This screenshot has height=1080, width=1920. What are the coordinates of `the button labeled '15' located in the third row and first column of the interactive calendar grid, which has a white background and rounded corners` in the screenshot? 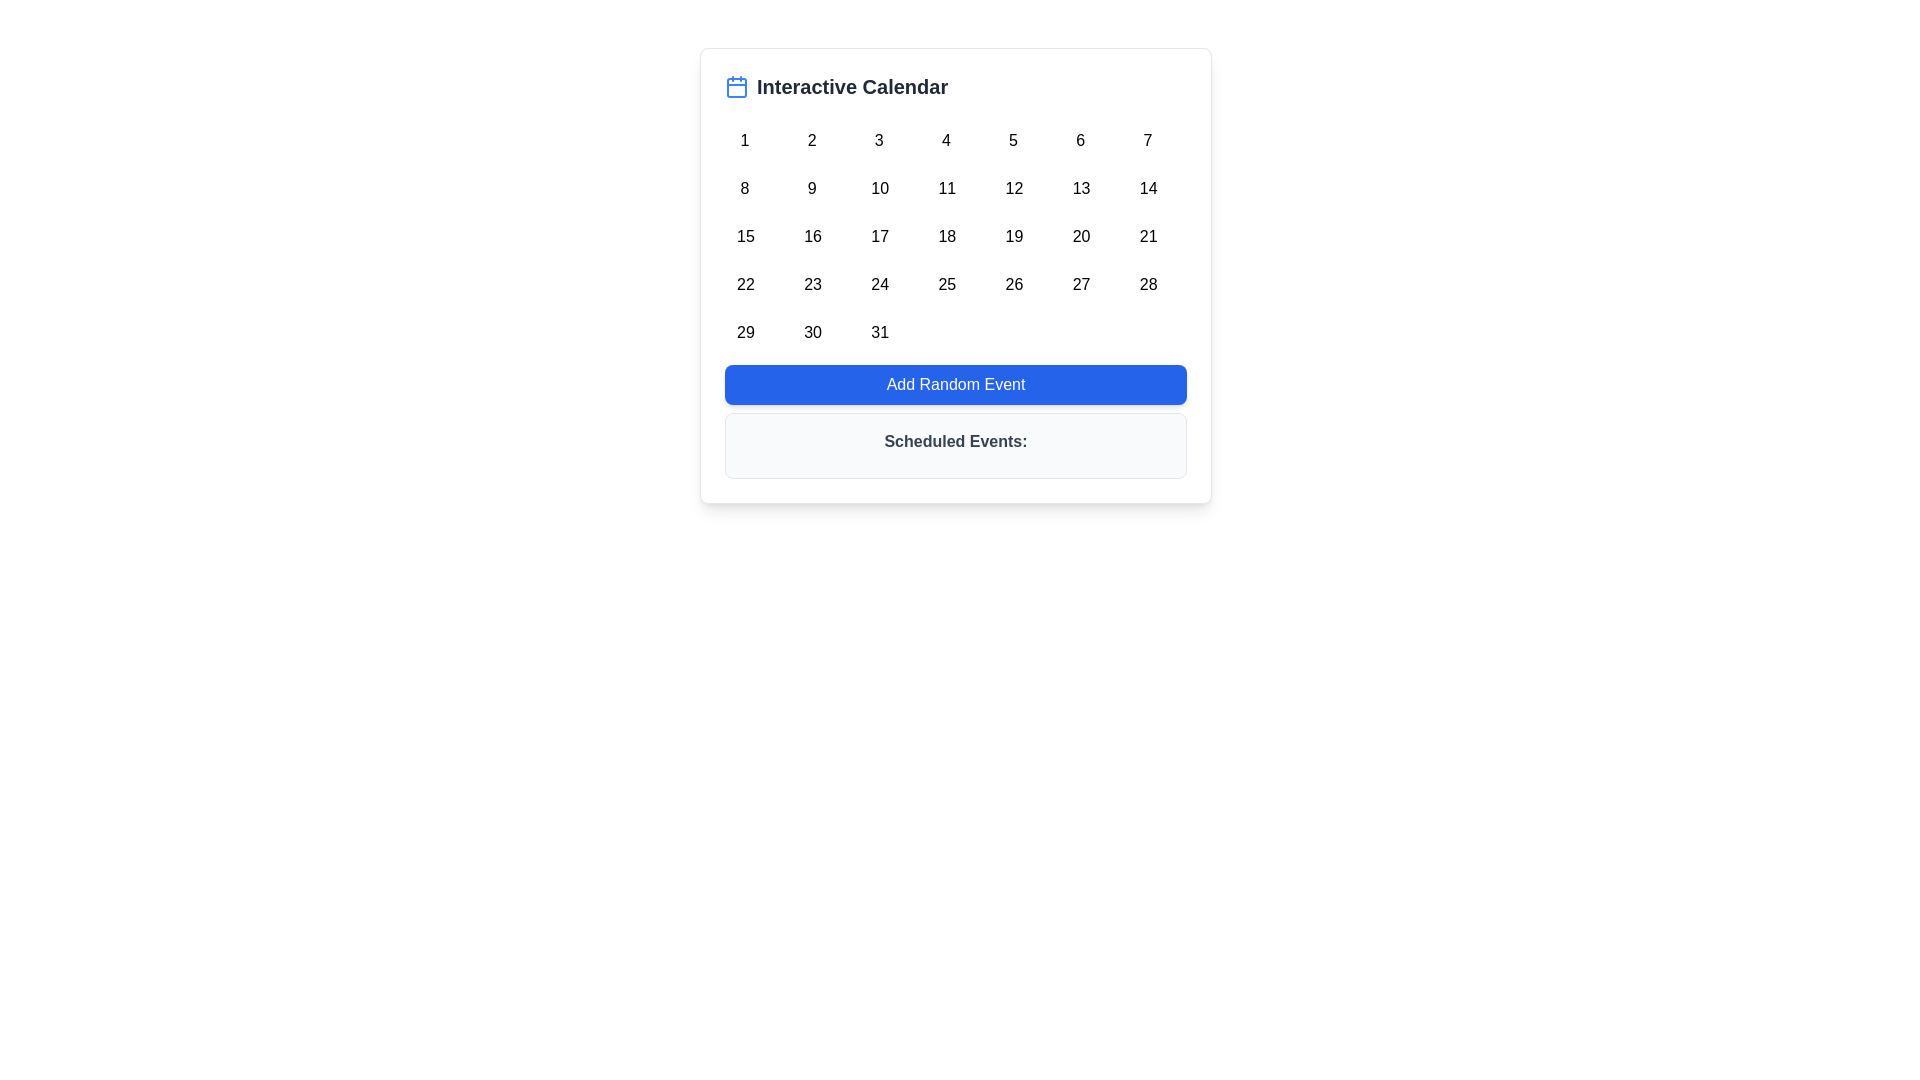 It's located at (743, 231).